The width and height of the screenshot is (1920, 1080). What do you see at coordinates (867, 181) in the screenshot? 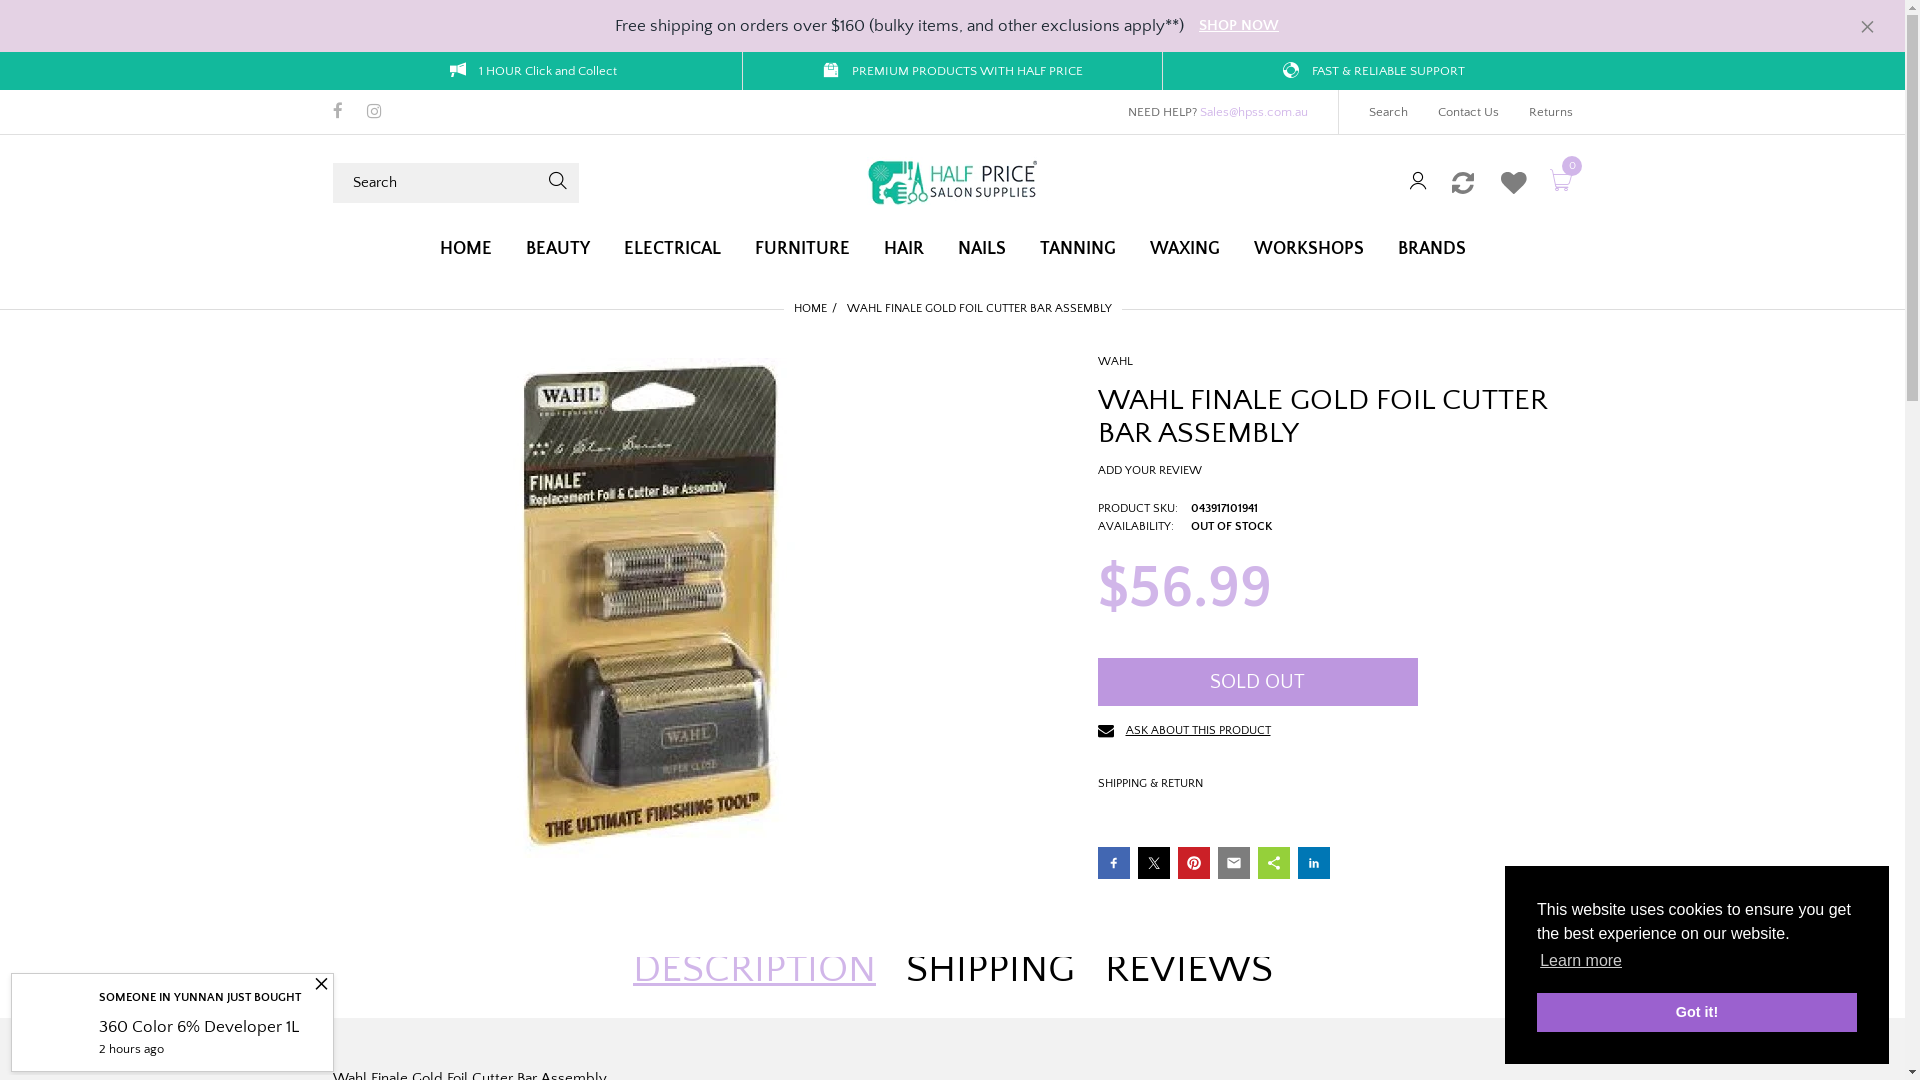
I see `'Half Price Salon Supplies'` at bounding box center [867, 181].